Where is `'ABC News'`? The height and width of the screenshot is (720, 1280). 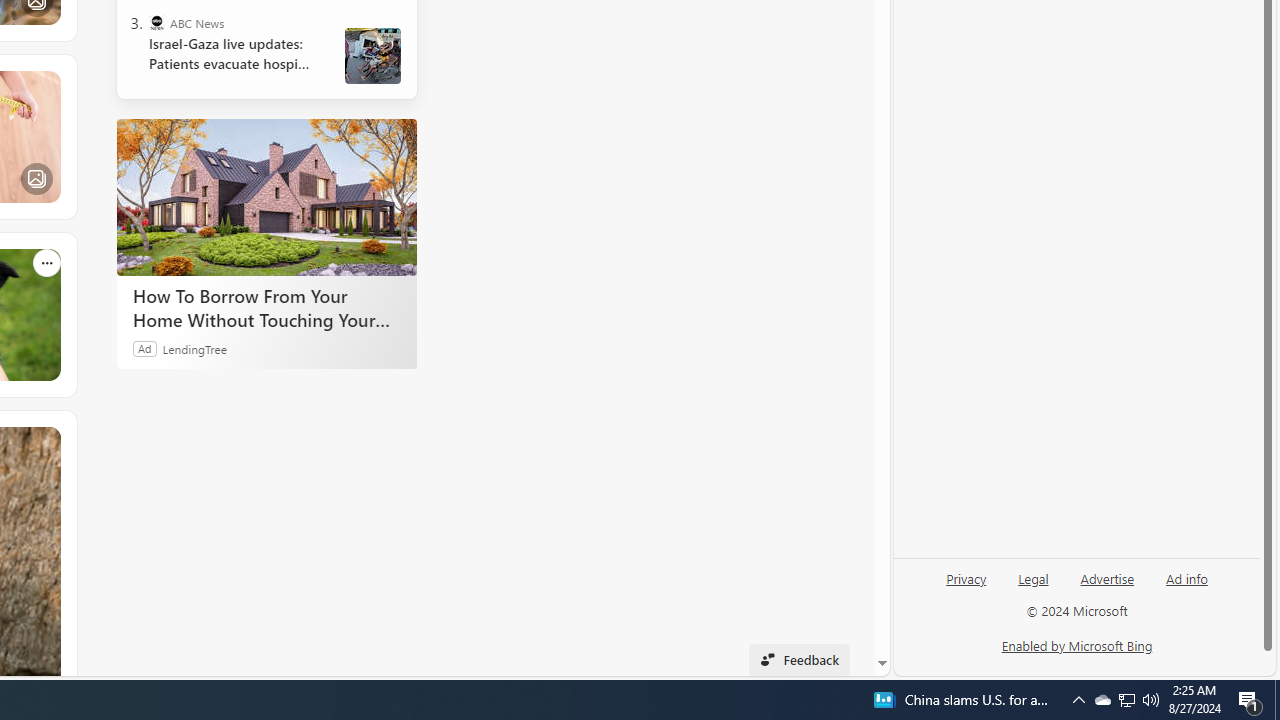 'ABC News' is located at coordinates (155, 23).